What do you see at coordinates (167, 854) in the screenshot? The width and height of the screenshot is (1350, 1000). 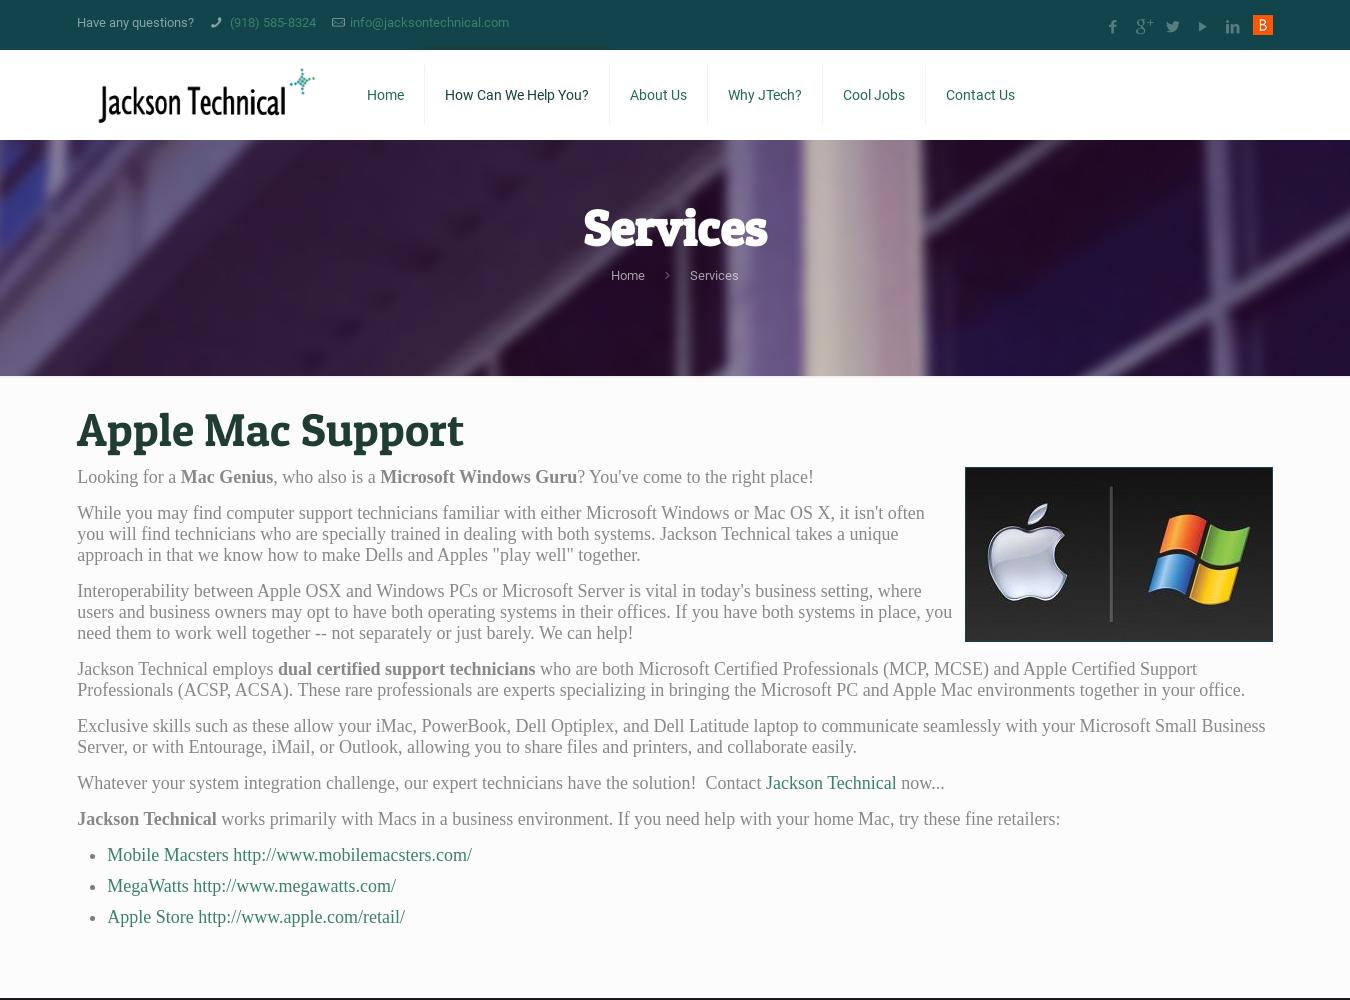 I see `'Mobile Macsters'` at bounding box center [167, 854].